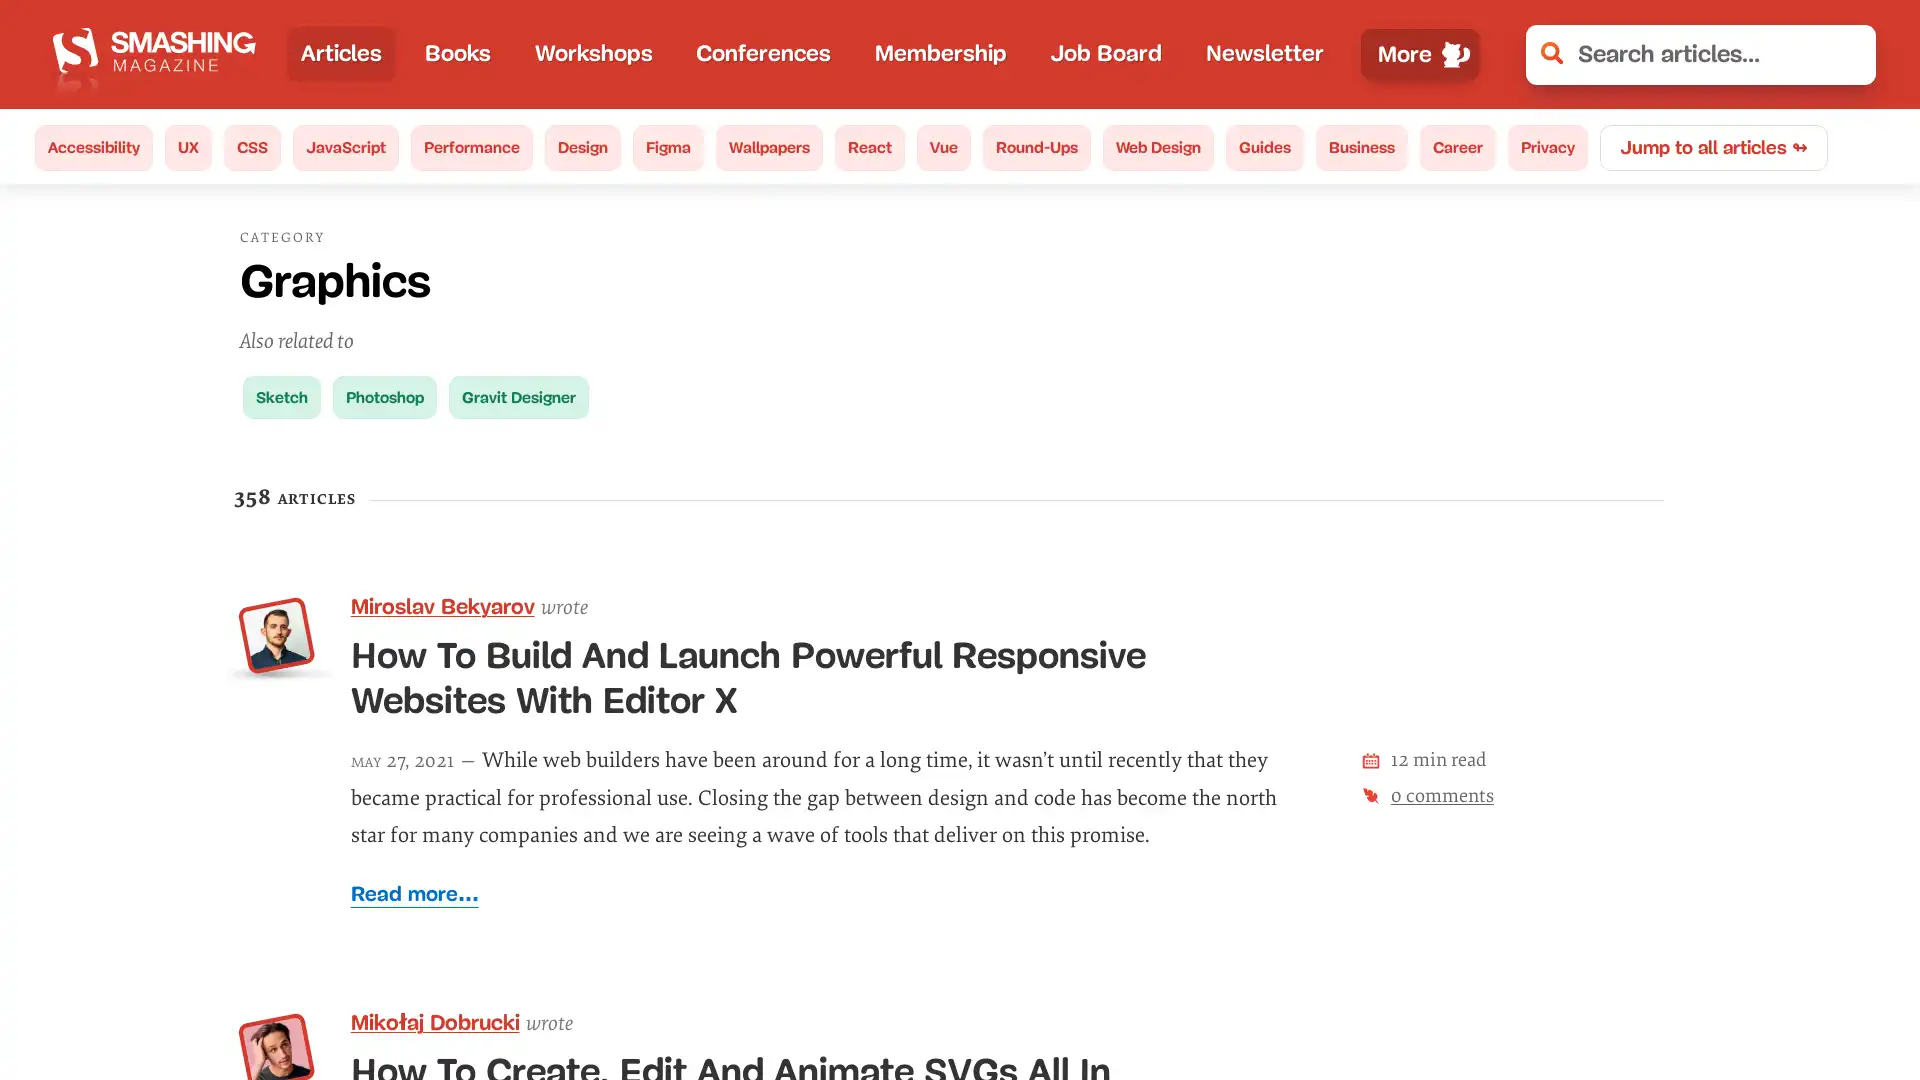  I want to click on No, thanks., so click(1575, 999).